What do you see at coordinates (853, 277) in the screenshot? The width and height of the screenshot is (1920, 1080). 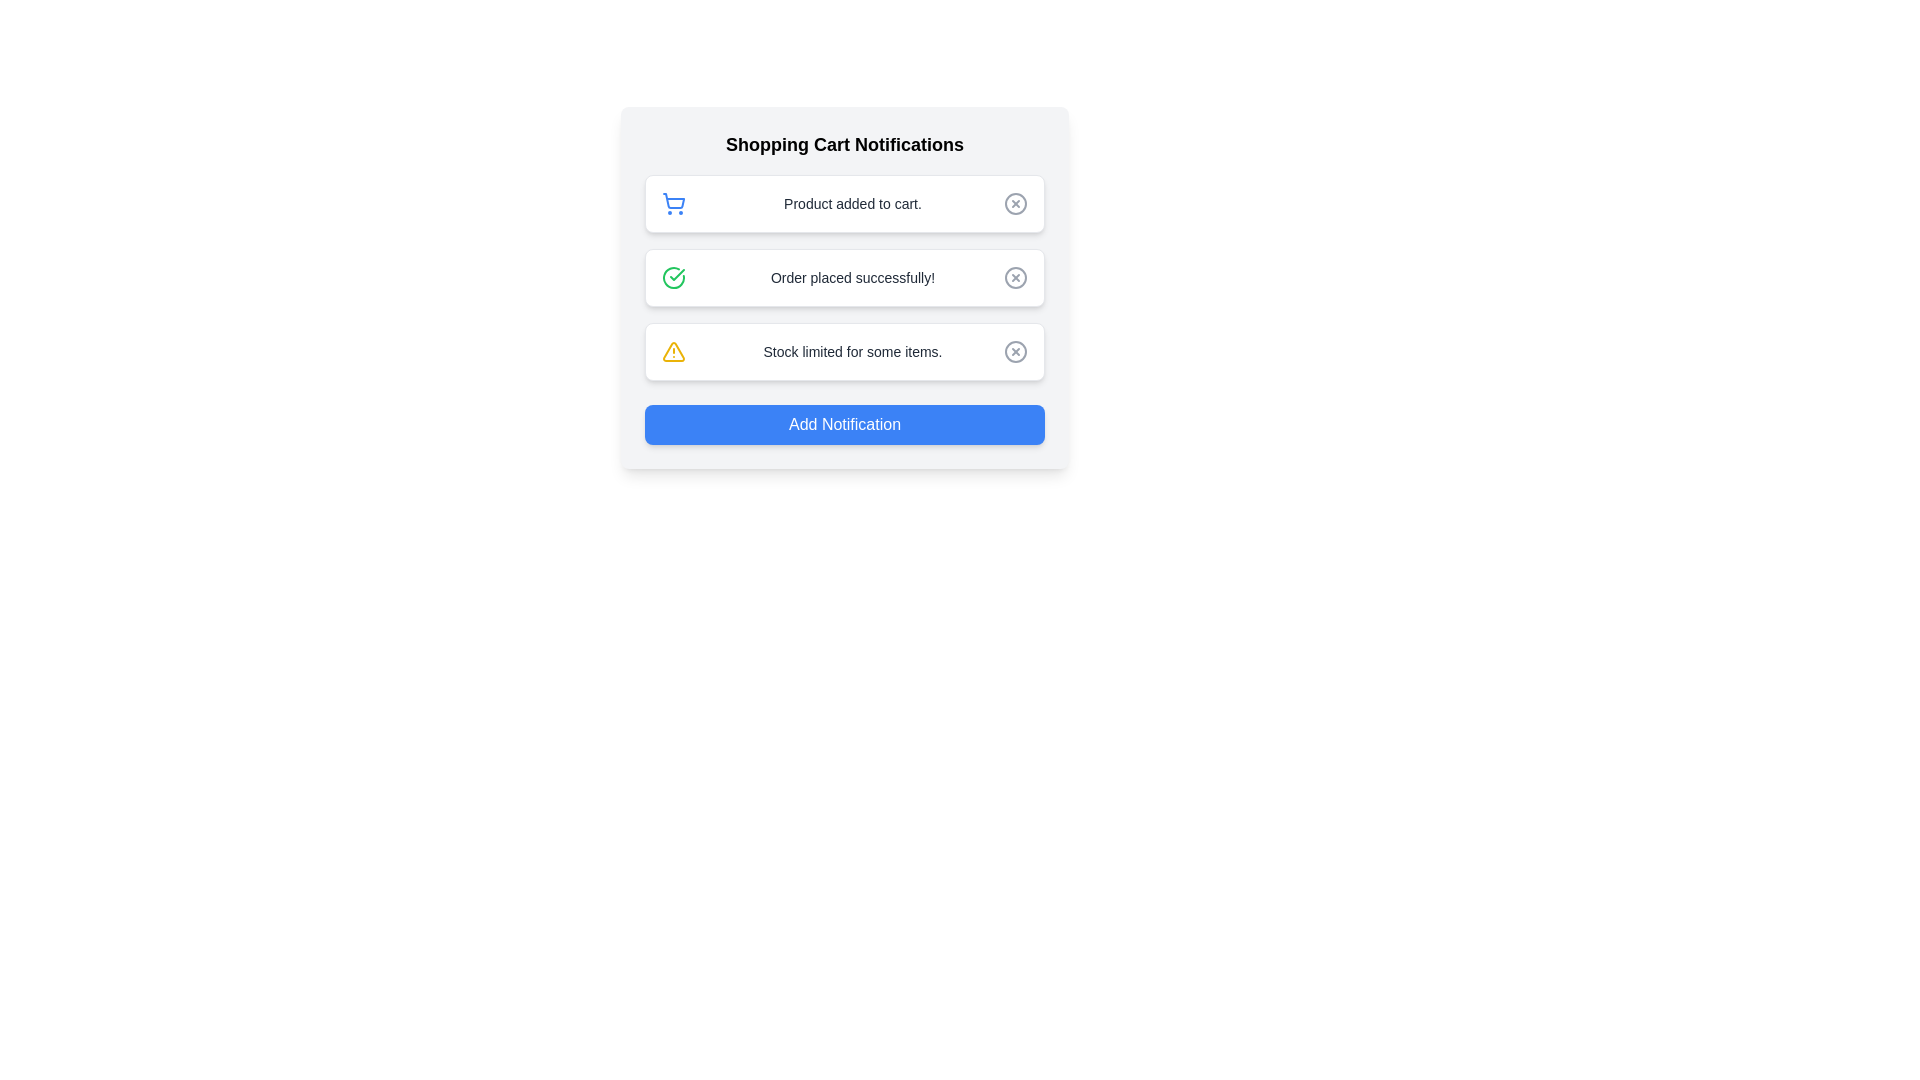 I see `the text label that informs the user about the successful placement of an order, located in the middle of the three notification cards in the 'Shopping Cart Notifications' panel` at bounding box center [853, 277].